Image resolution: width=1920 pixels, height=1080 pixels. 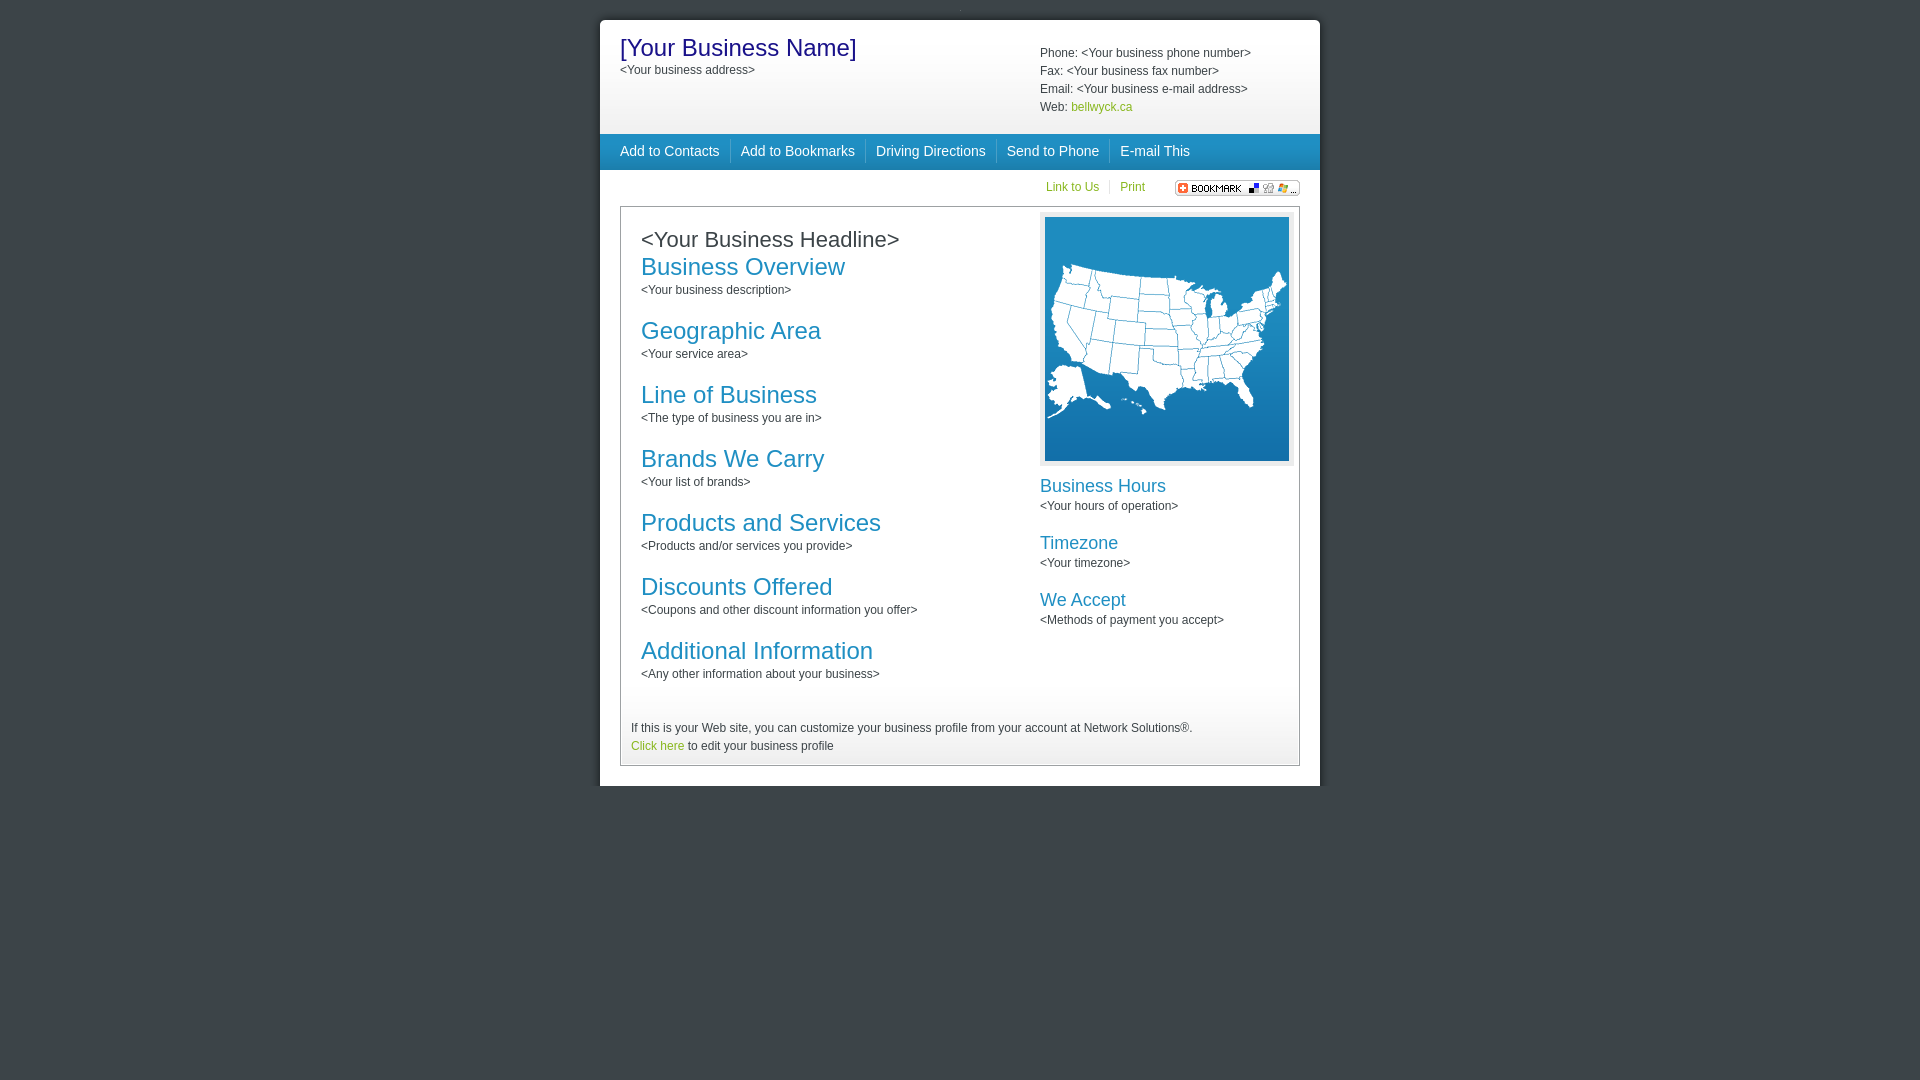 I want to click on 'E-mail This', so click(x=1155, y=149).